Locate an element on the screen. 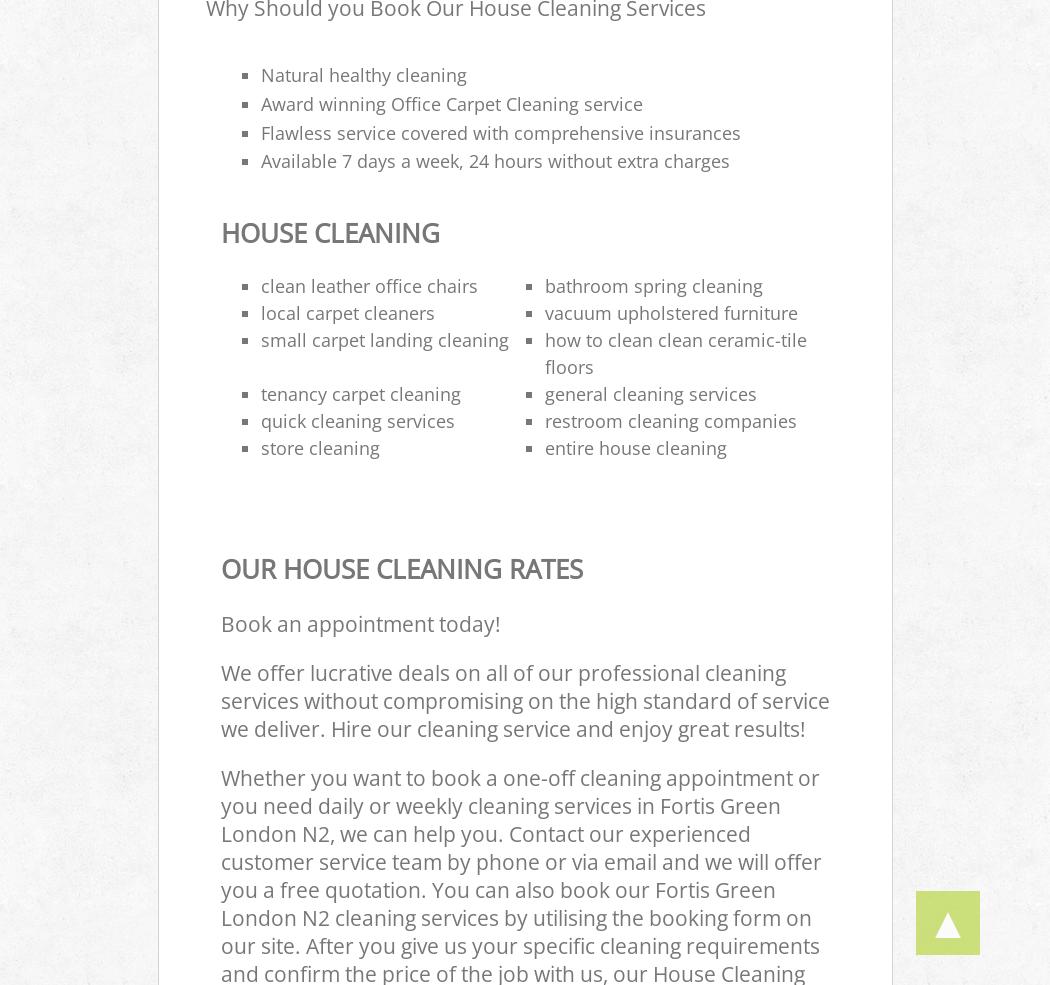  'tenancy carpet cleaning' is located at coordinates (359, 394).